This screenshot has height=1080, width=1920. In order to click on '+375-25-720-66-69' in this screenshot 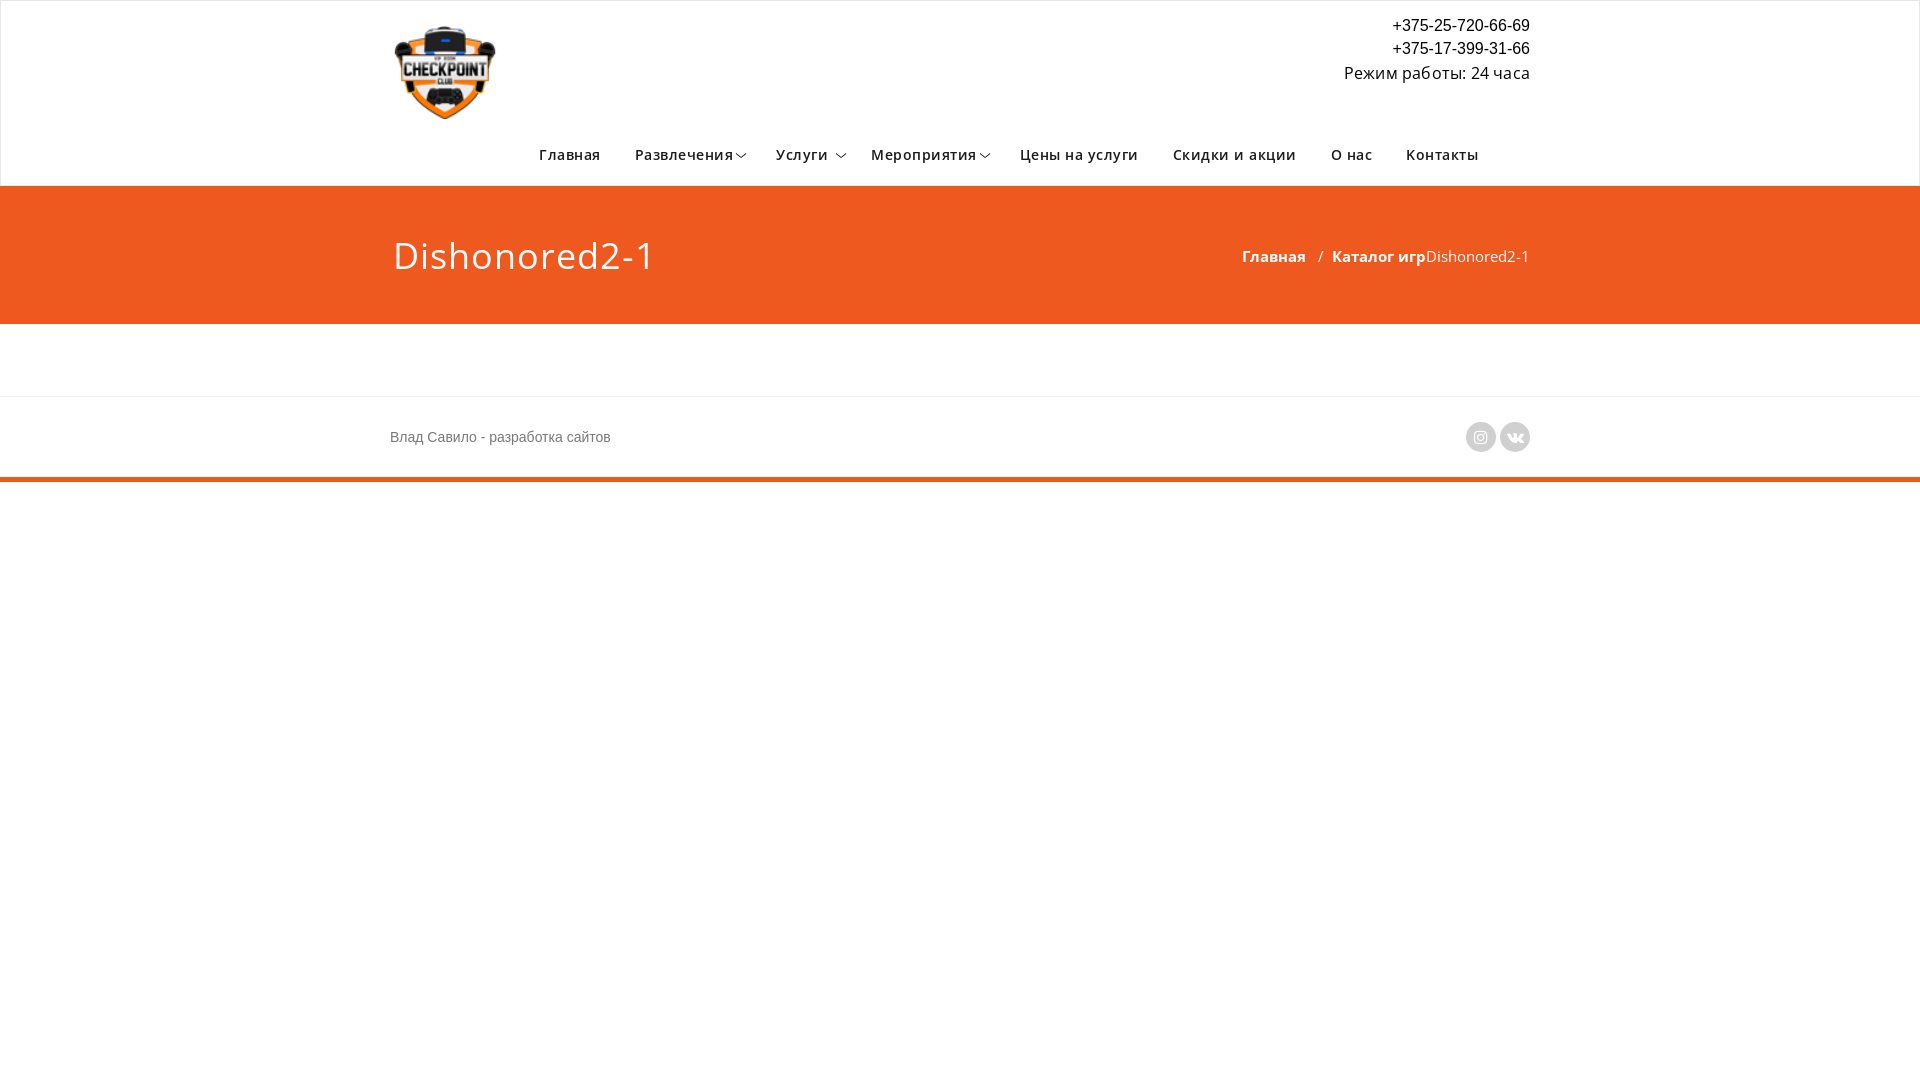, I will do `click(1435, 26)`.